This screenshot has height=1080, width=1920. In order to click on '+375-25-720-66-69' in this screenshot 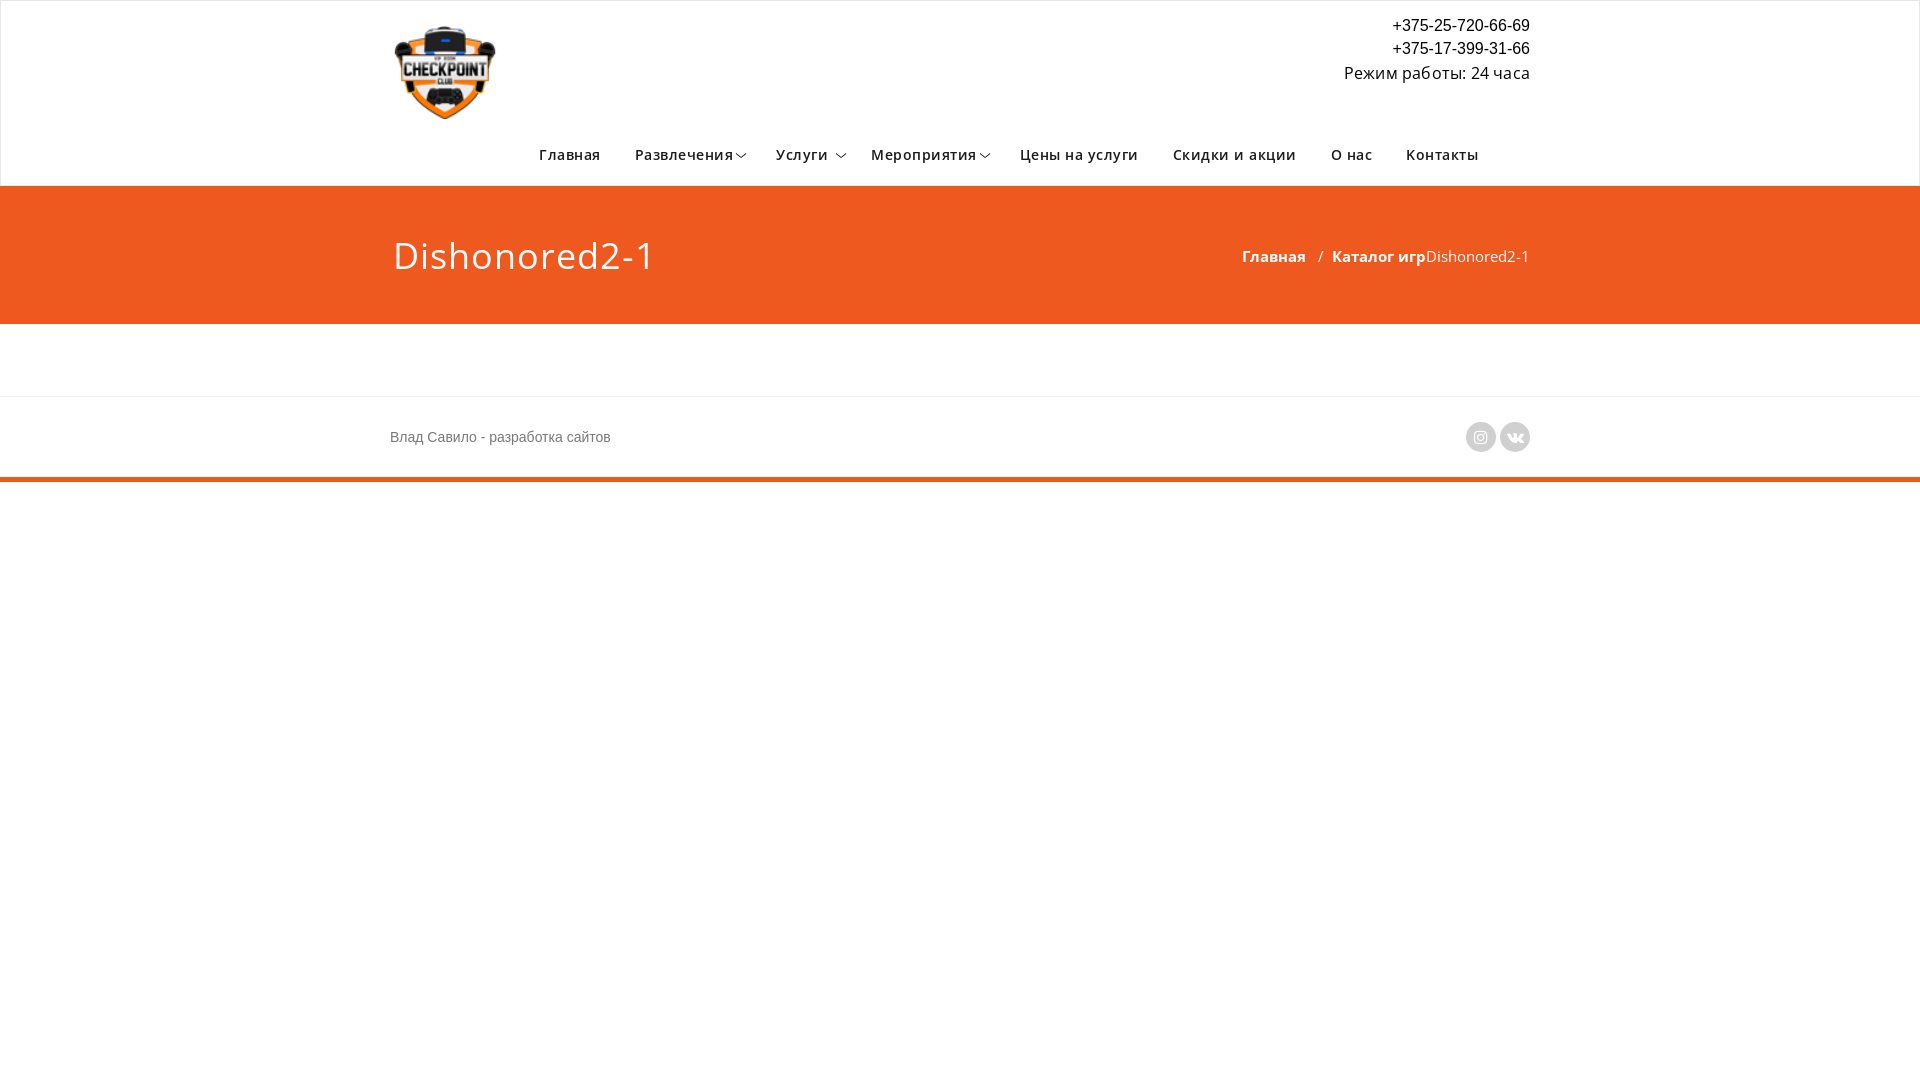, I will do `click(1435, 26)`.